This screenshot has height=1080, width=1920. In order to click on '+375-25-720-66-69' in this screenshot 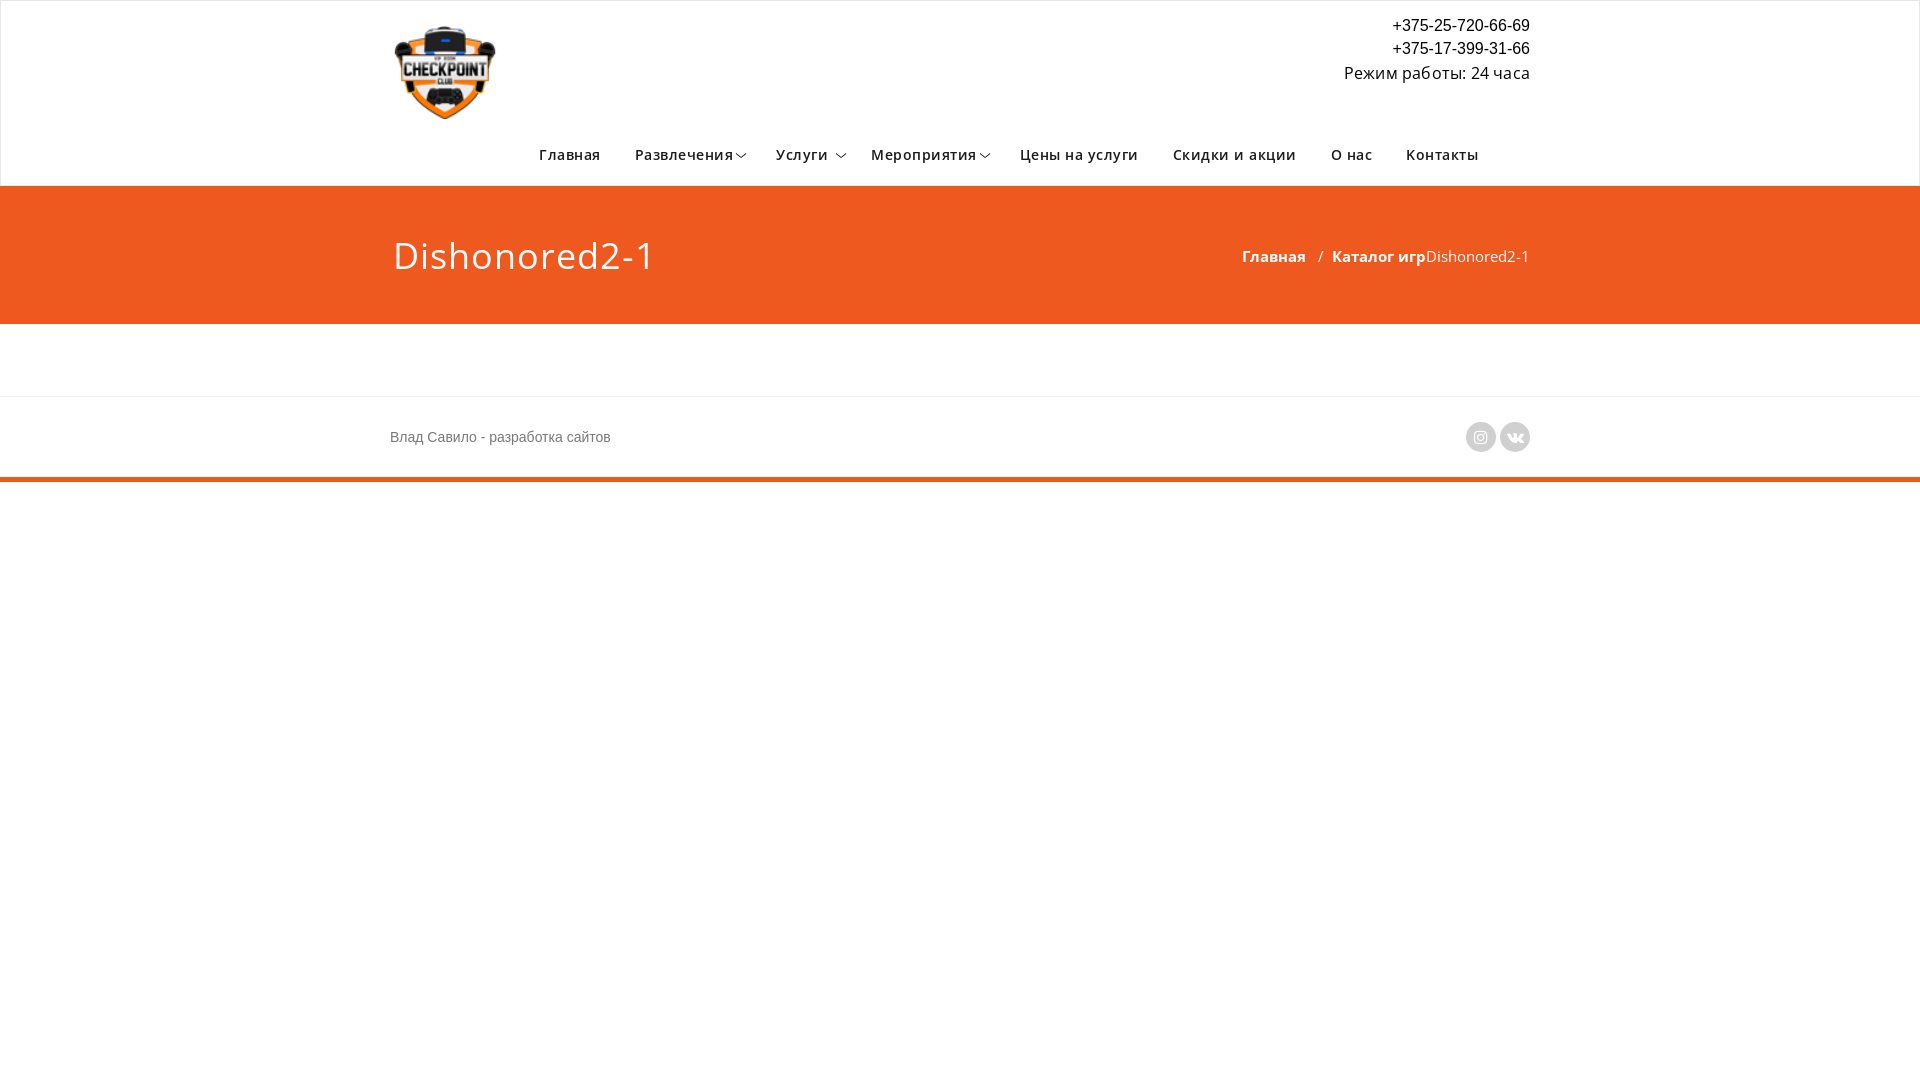, I will do `click(1435, 26)`.